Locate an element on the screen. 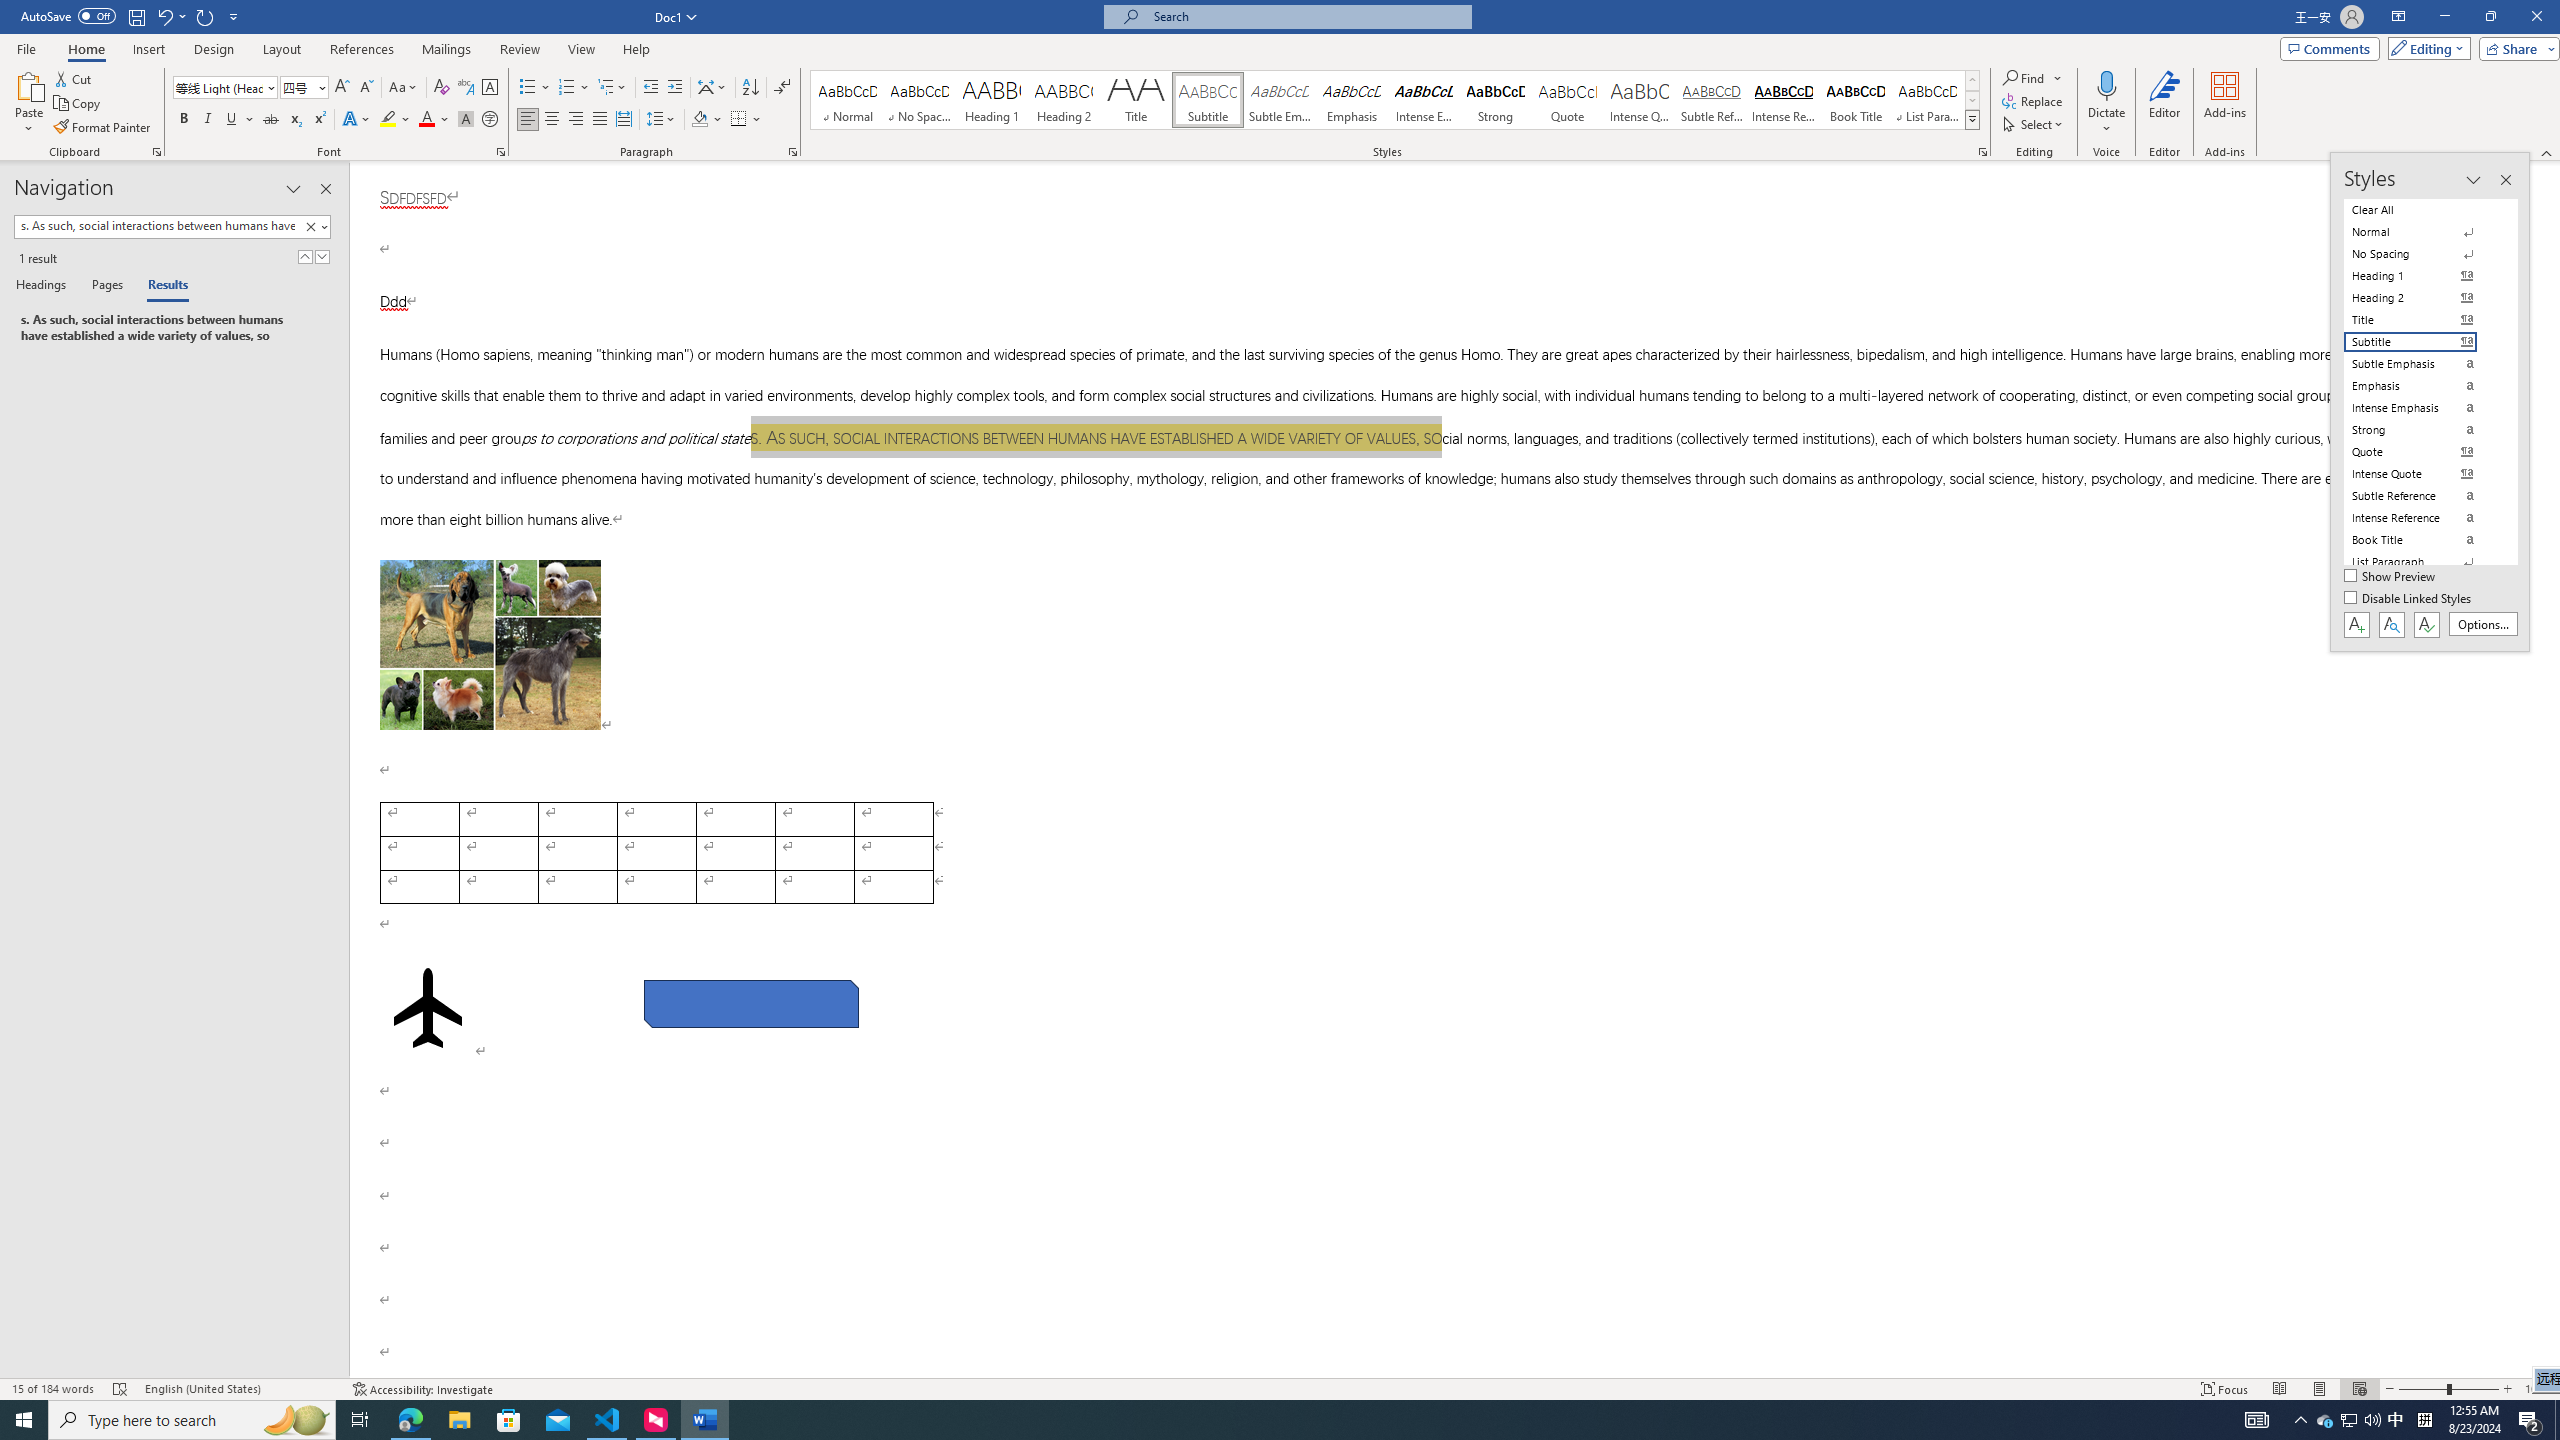  'Class: NetUIScrollBar' is located at coordinates (2551, 769).